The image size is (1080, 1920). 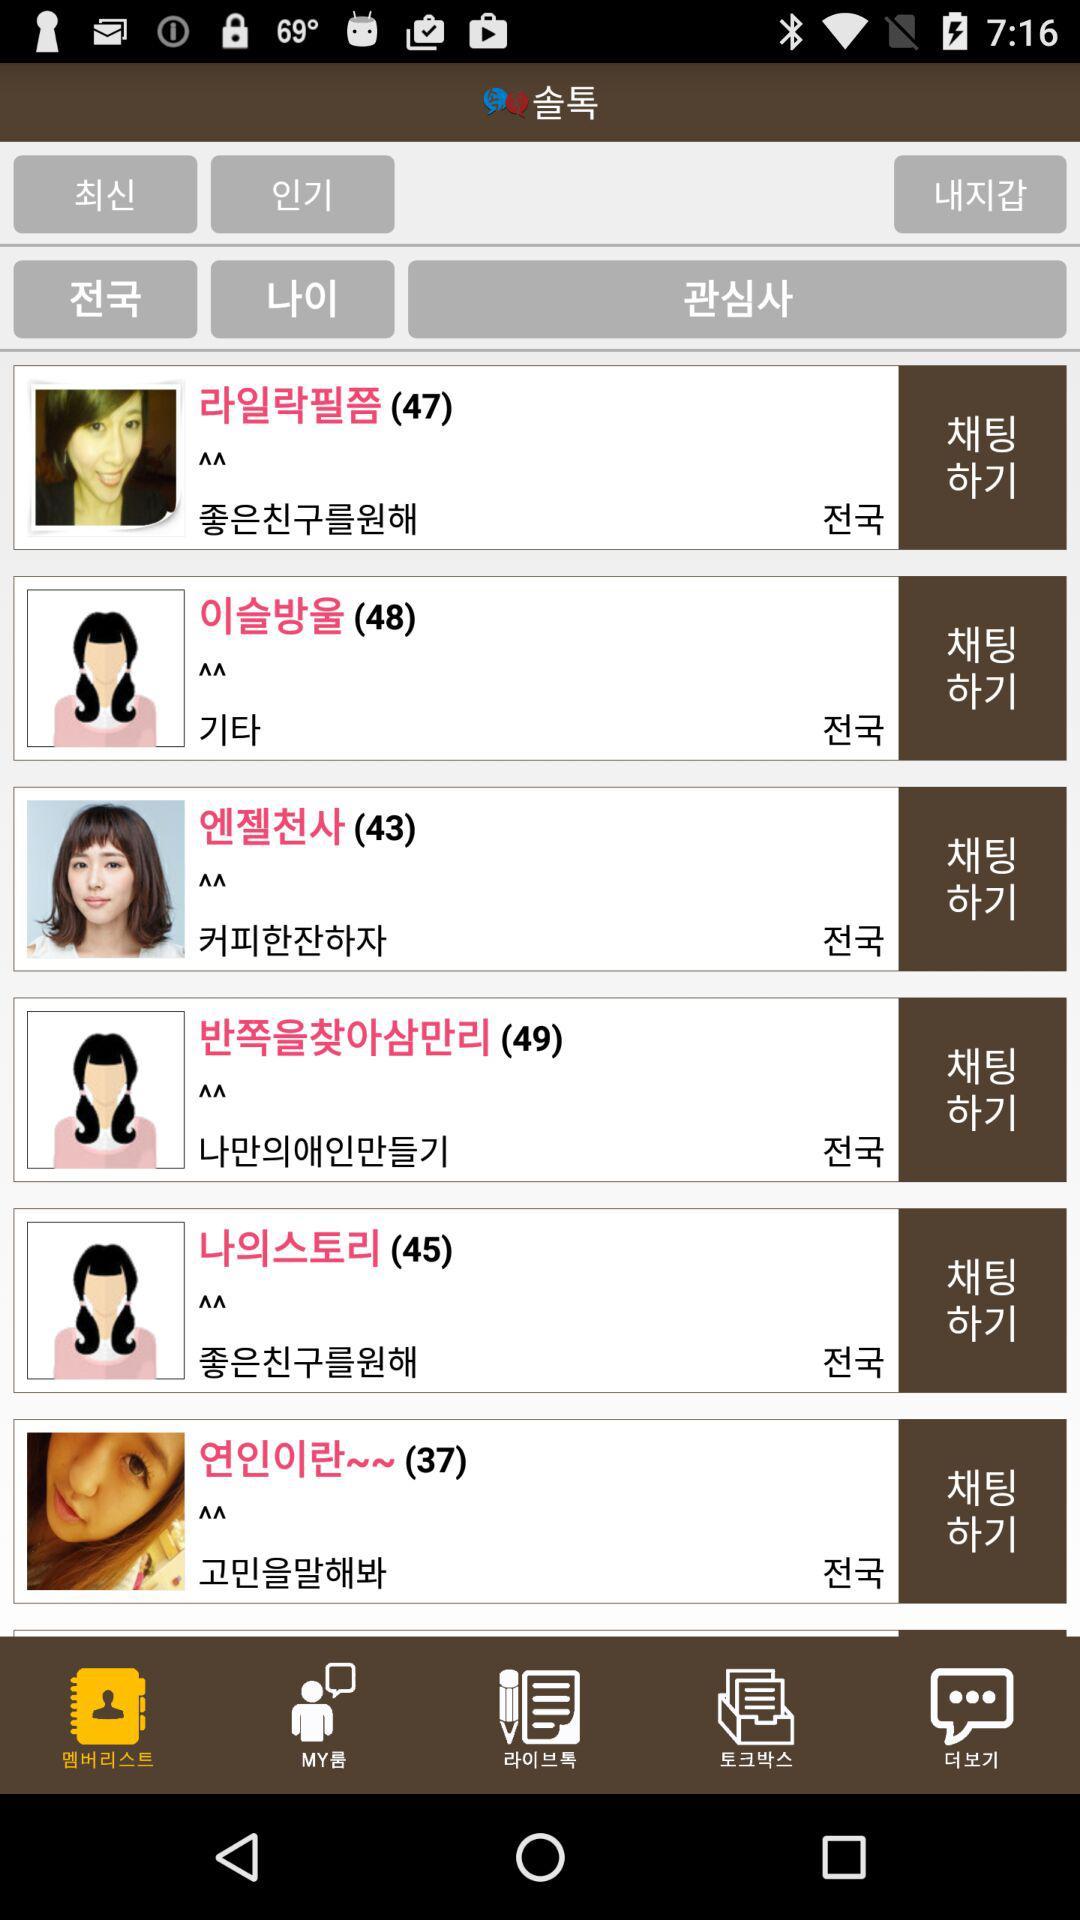 What do you see at coordinates (289, 1247) in the screenshot?
I see `item next to  (45)` at bounding box center [289, 1247].